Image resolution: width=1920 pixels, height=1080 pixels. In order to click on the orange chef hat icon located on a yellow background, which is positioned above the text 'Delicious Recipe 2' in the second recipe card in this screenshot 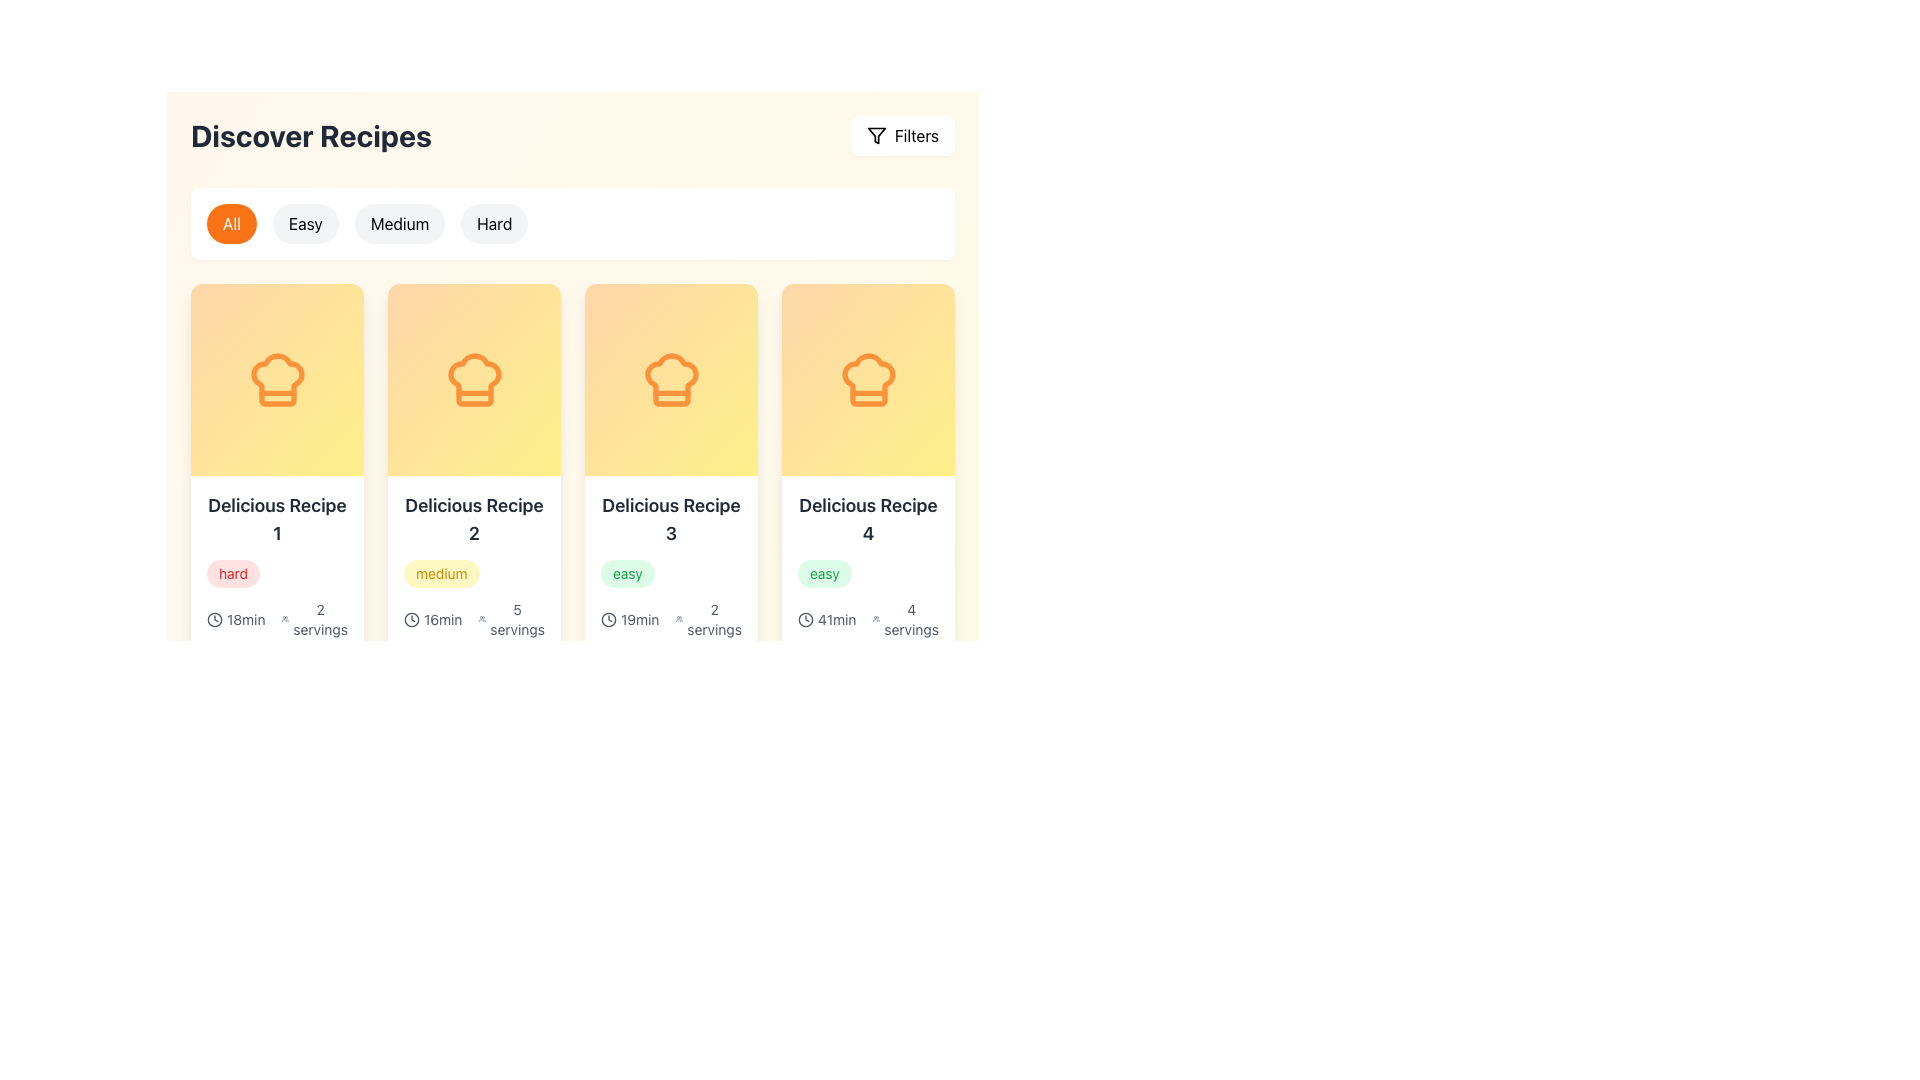, I will do `click(473, 379)`.